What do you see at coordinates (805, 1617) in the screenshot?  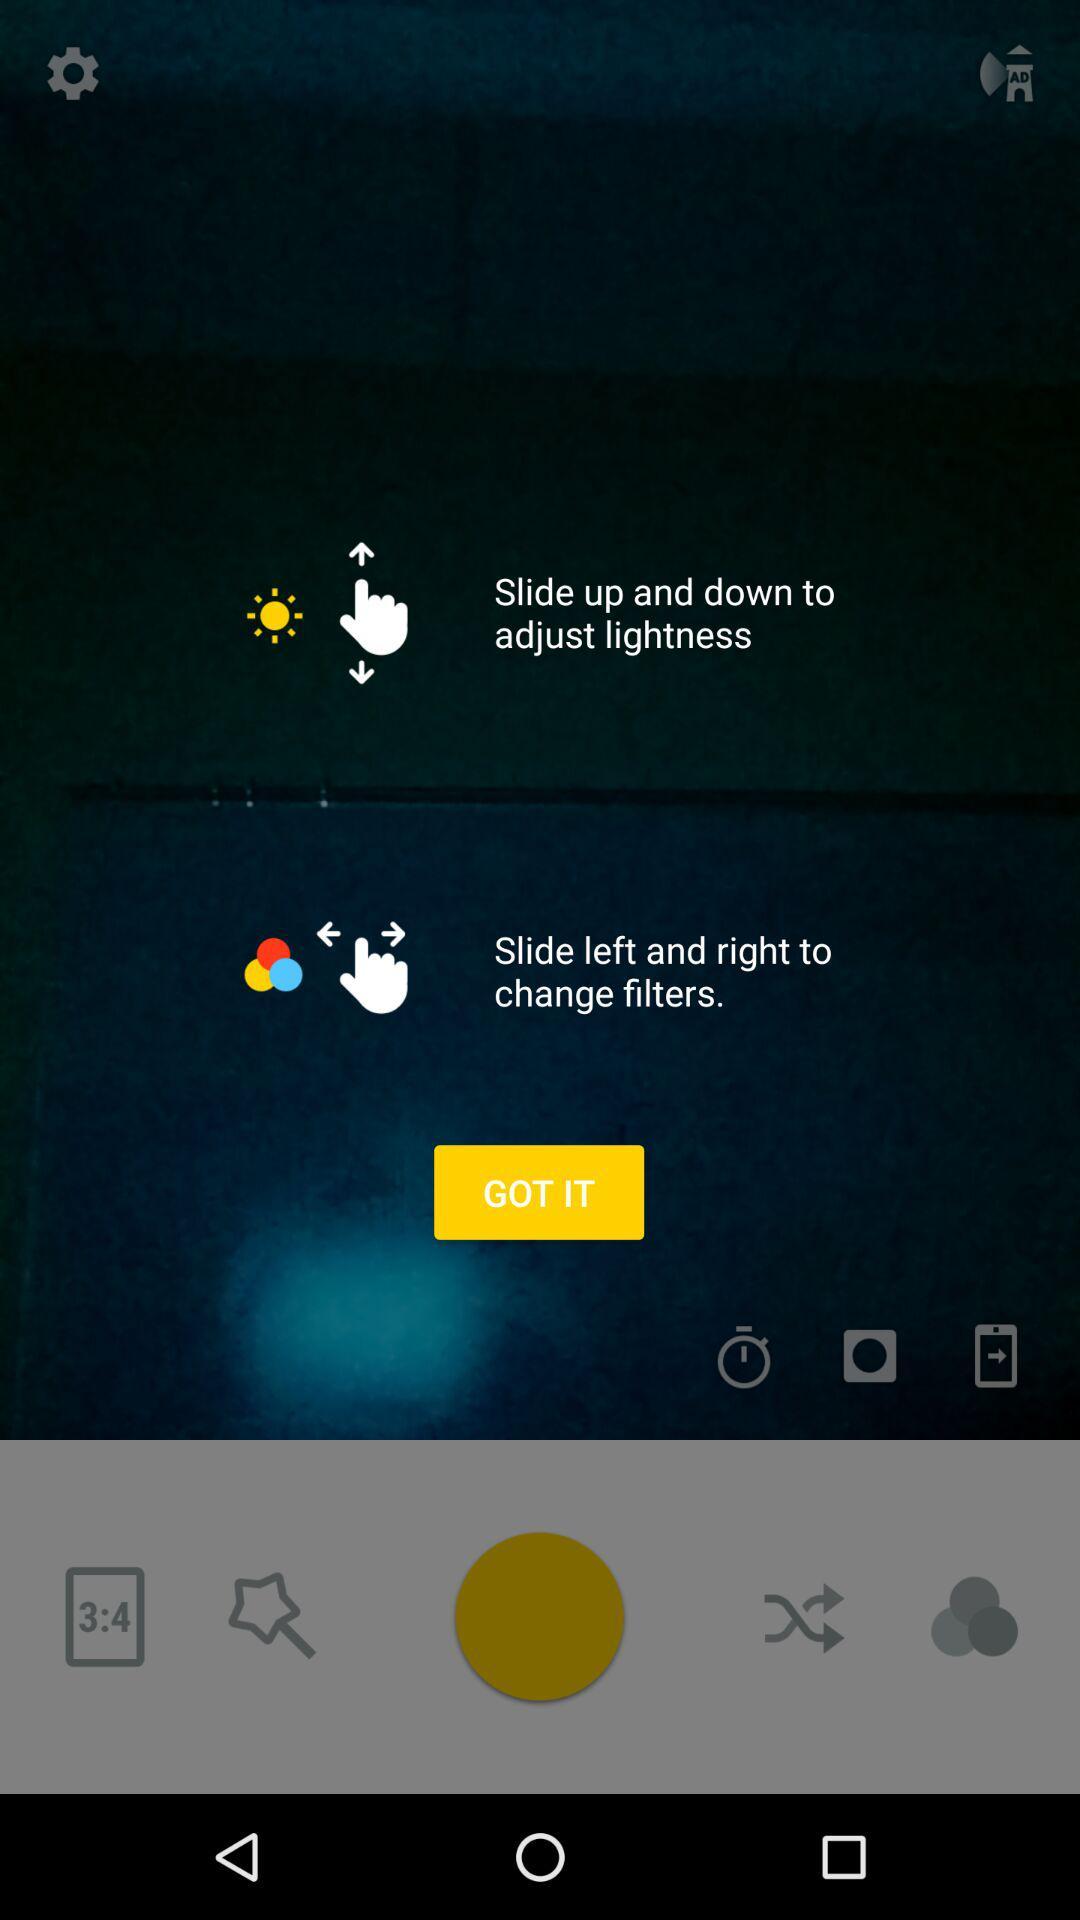 I see `share this page` at bounding box center [805, 1617].